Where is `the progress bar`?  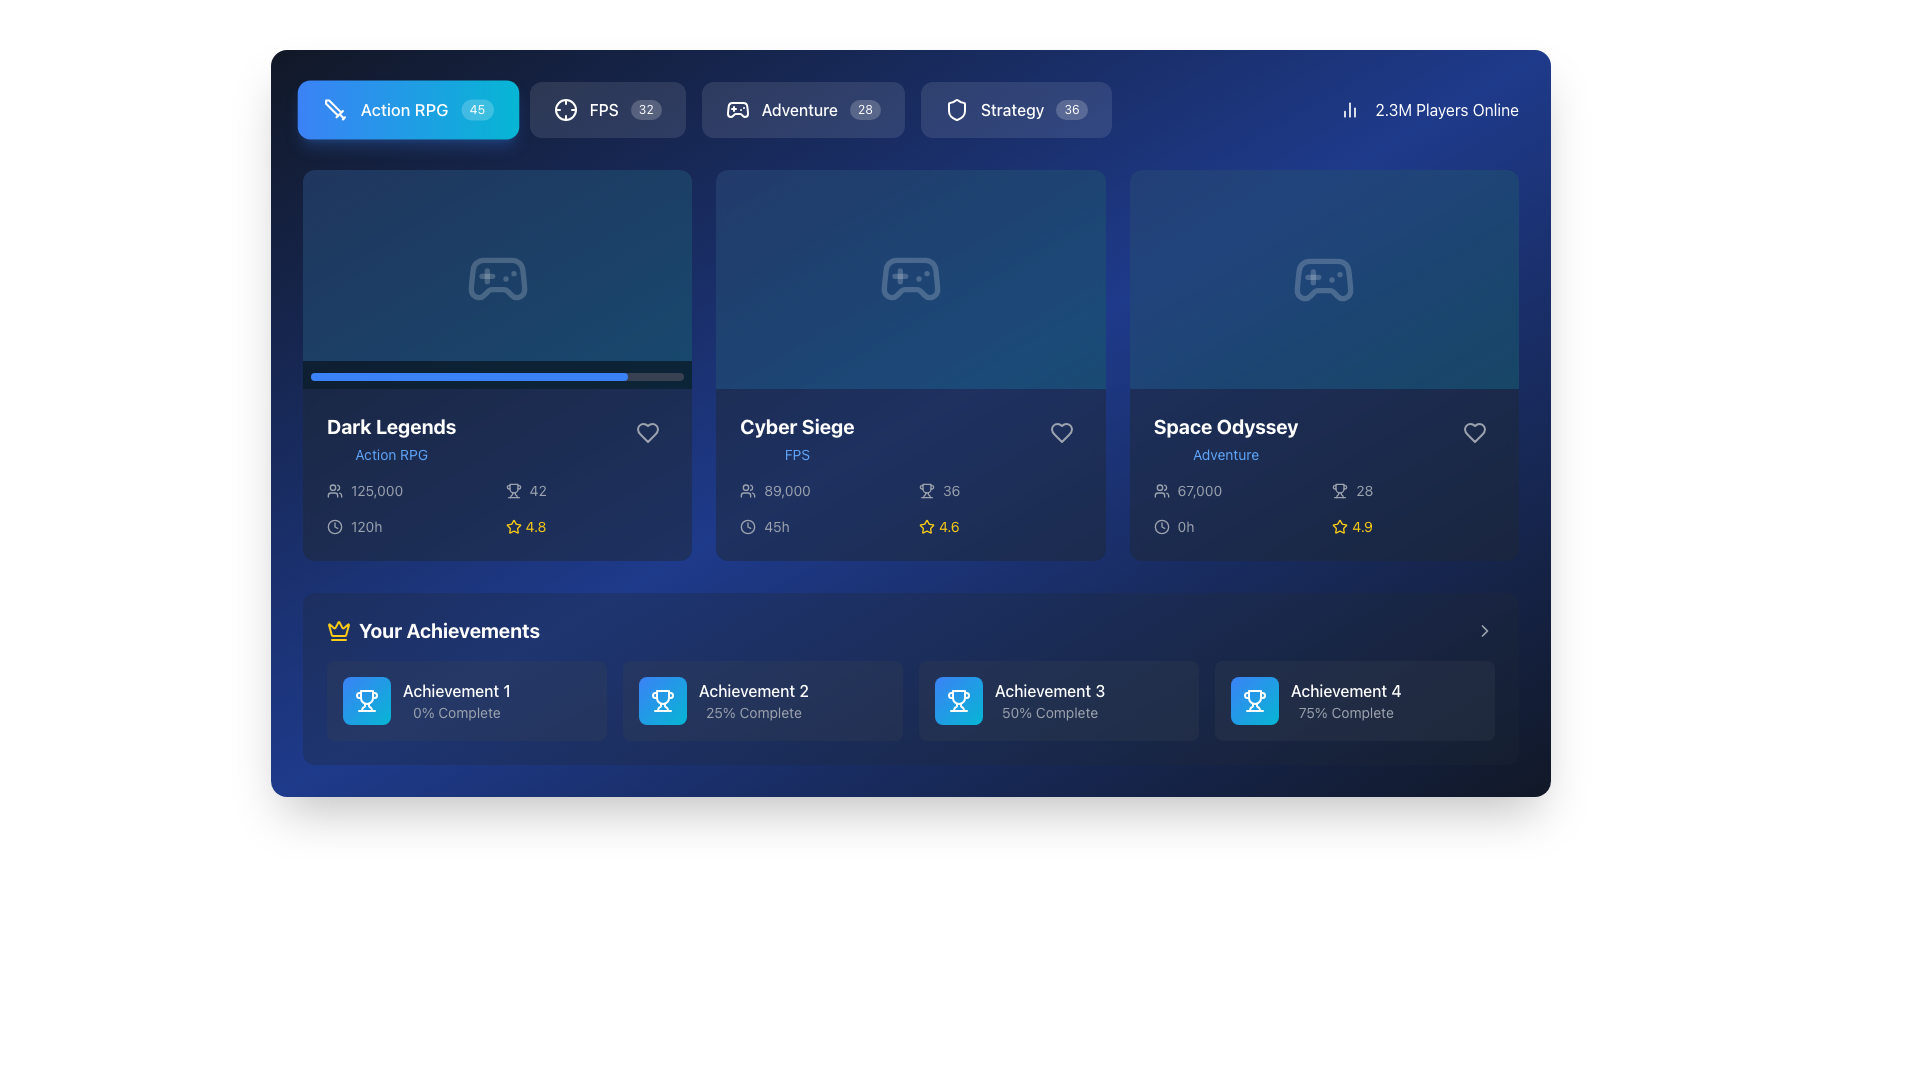 the progress bar is located at coordinates (403, 375).